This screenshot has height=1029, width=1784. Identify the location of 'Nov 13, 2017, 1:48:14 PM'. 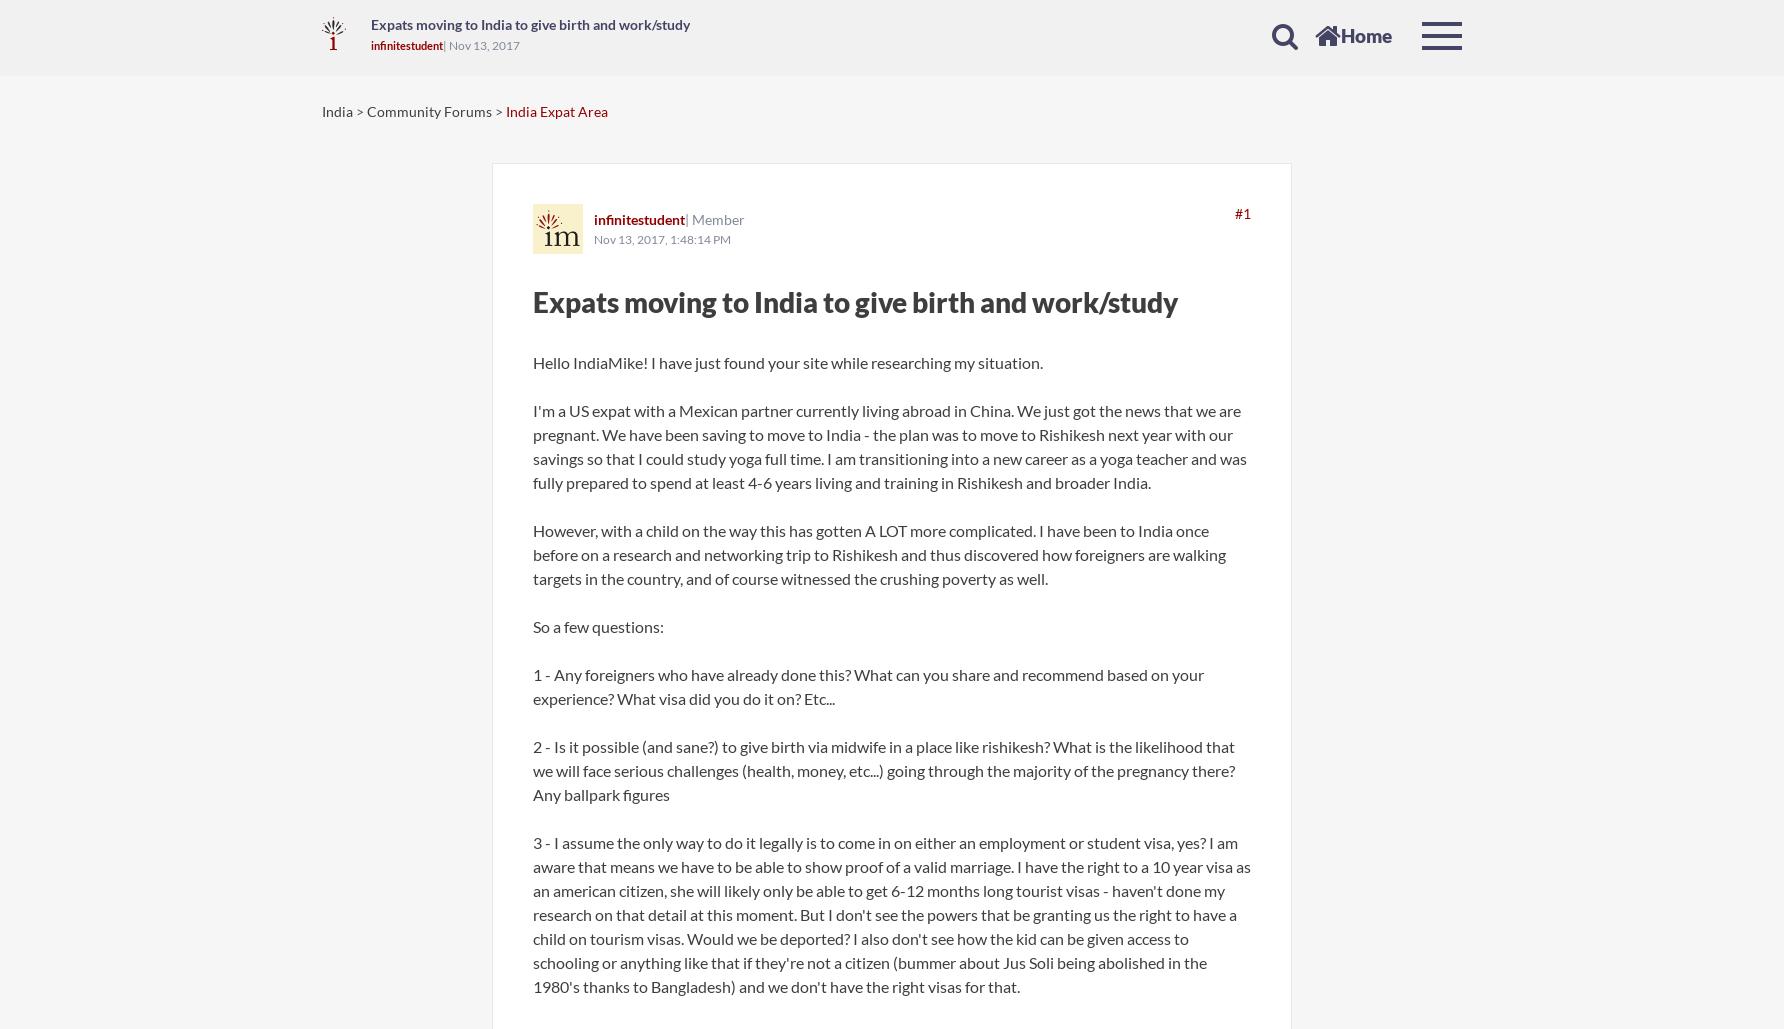
(661, 237).